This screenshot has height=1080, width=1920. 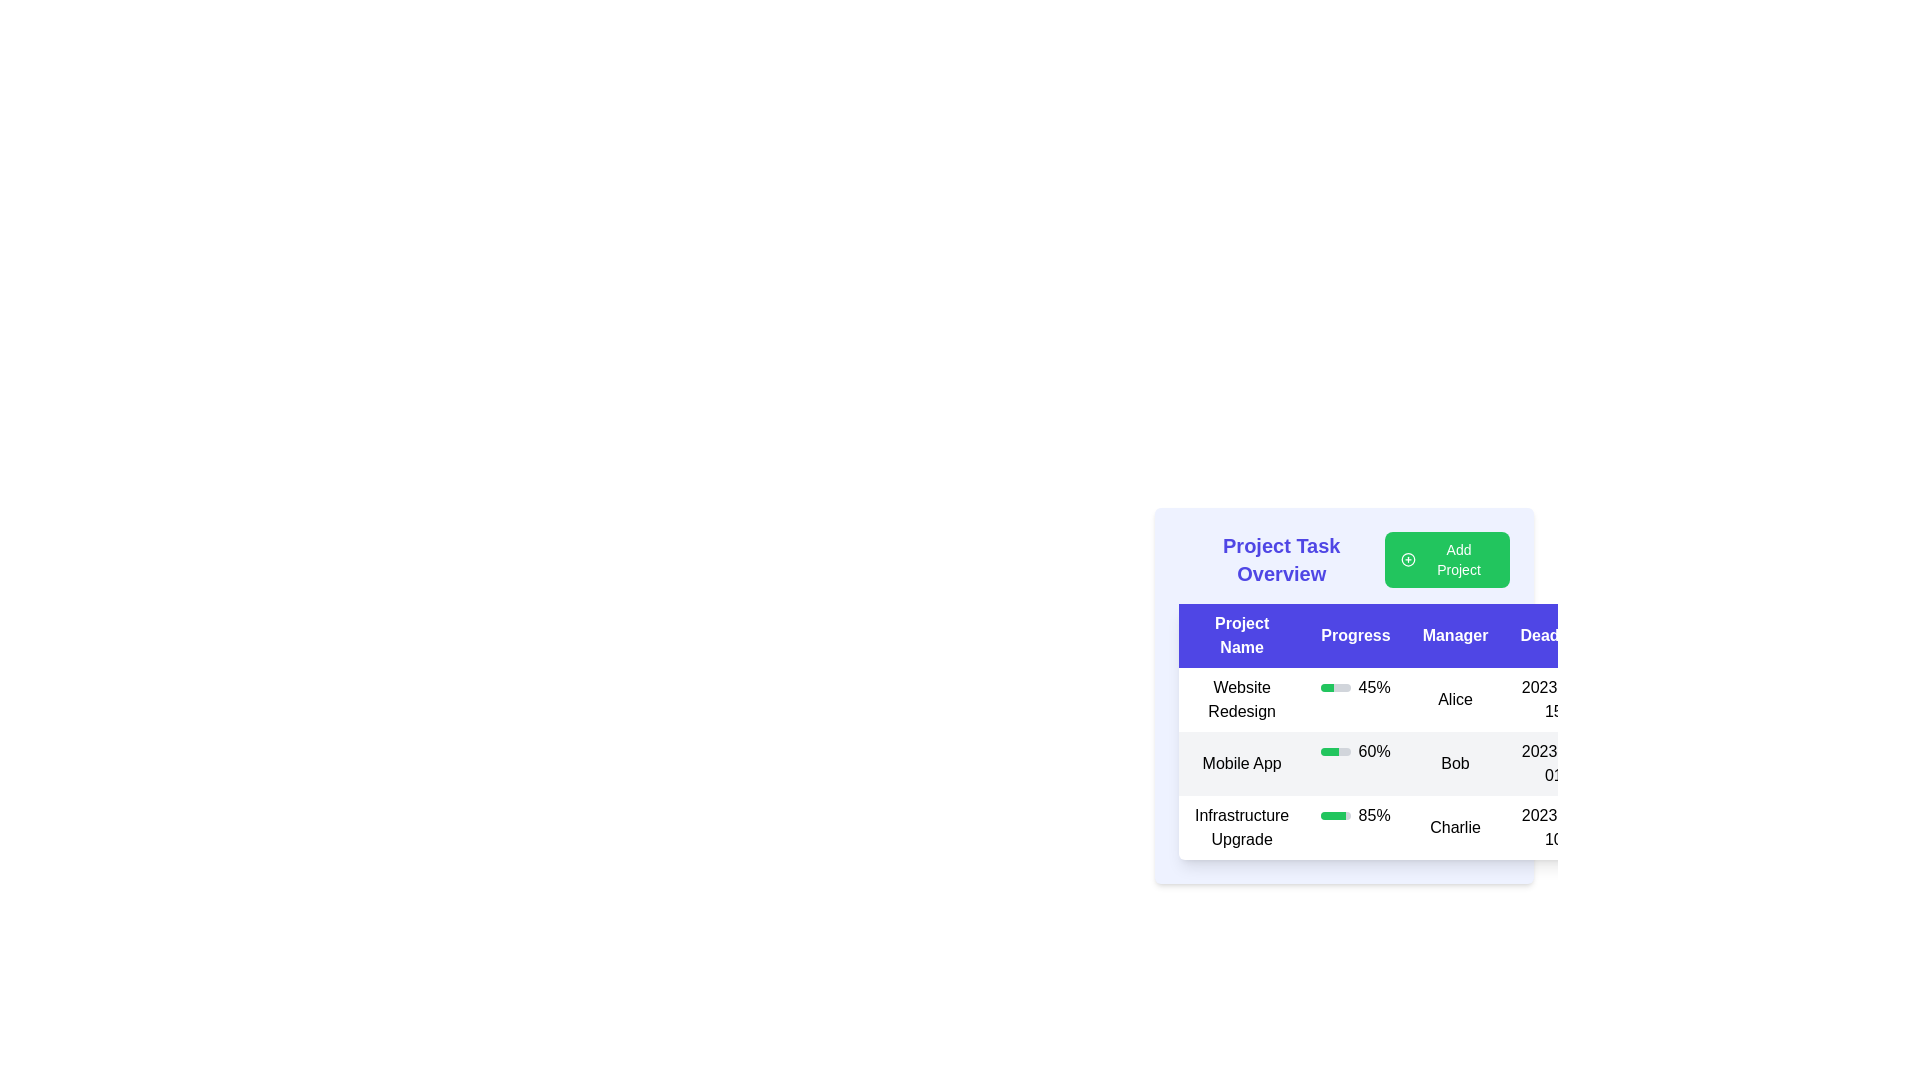 What do you see at coordinates (1241, 698) in the screenshot?
I see `on the text label for the project named 'Website Redesign' located in the first column of the project table` at bounding box center [1241, 698].